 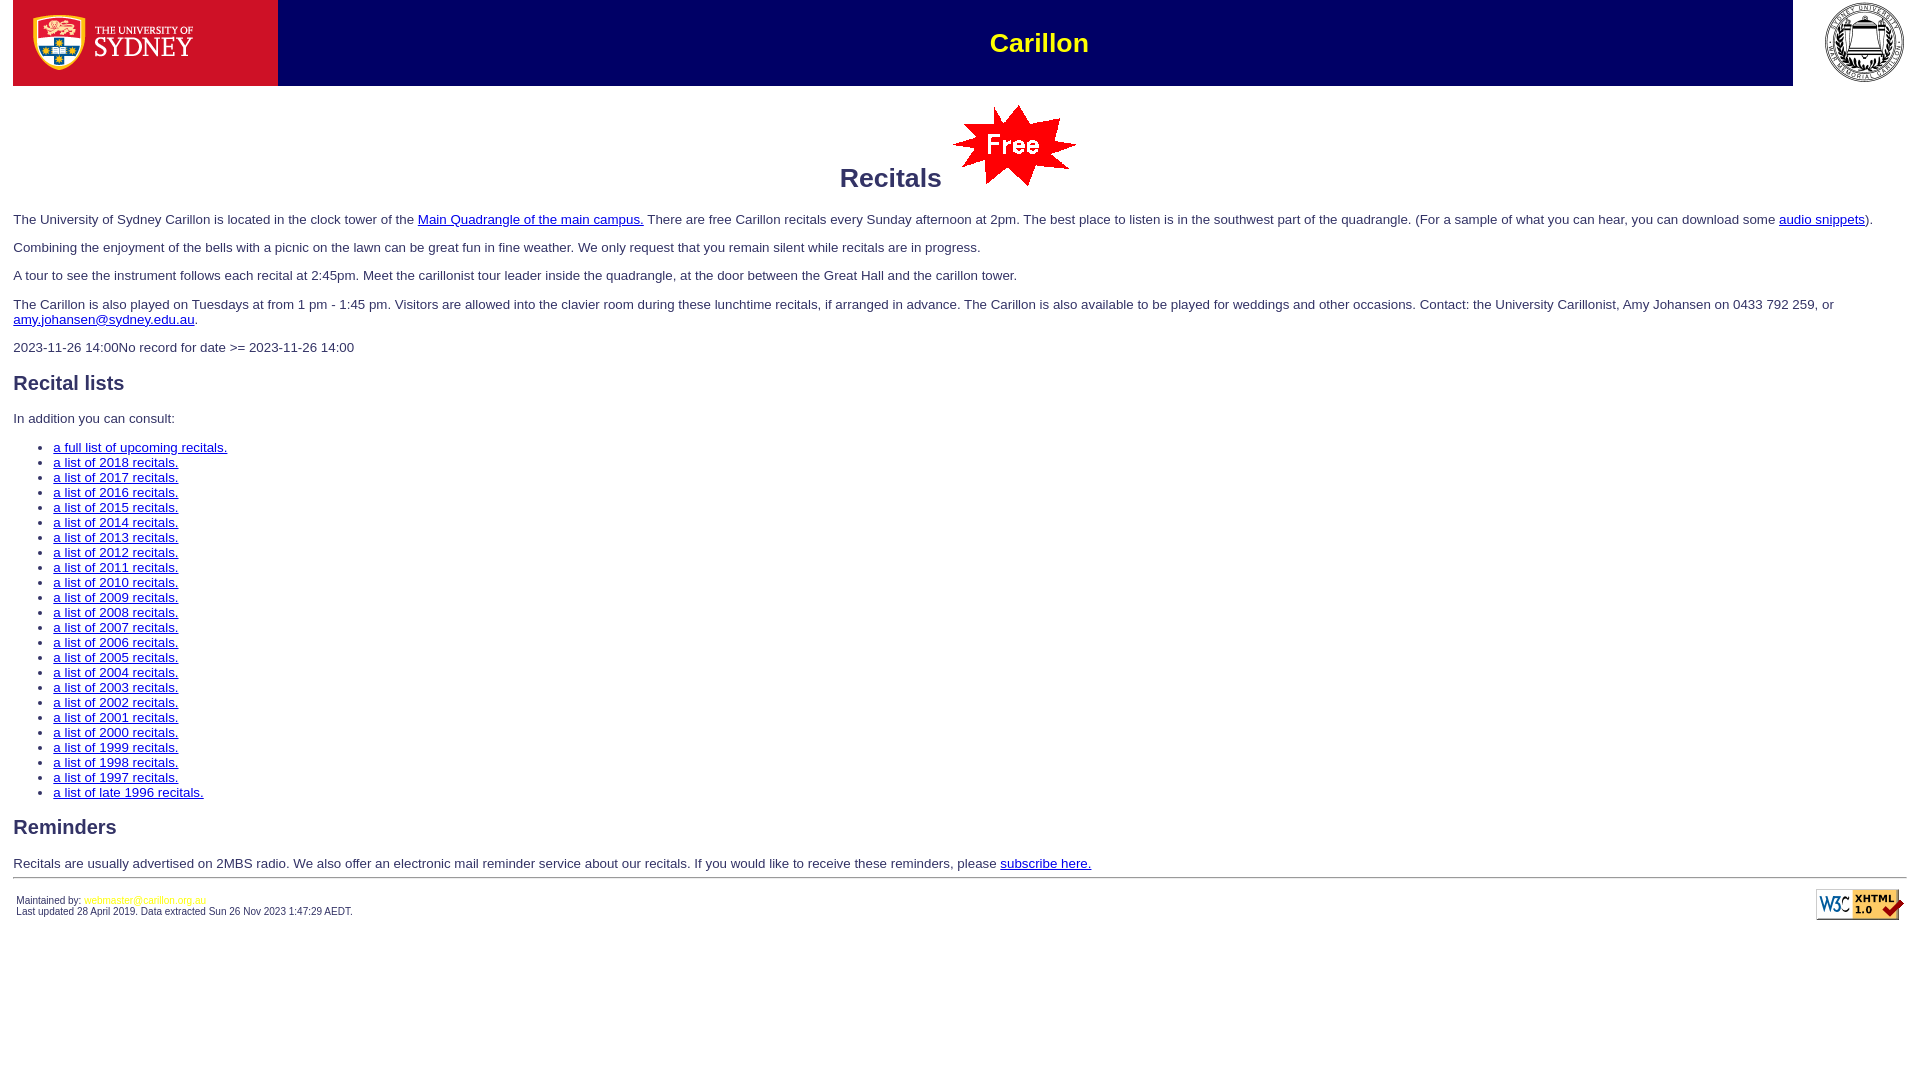 I want to click on 'amy.johansen@sydney.edu.au', so click(x=102, y=318).